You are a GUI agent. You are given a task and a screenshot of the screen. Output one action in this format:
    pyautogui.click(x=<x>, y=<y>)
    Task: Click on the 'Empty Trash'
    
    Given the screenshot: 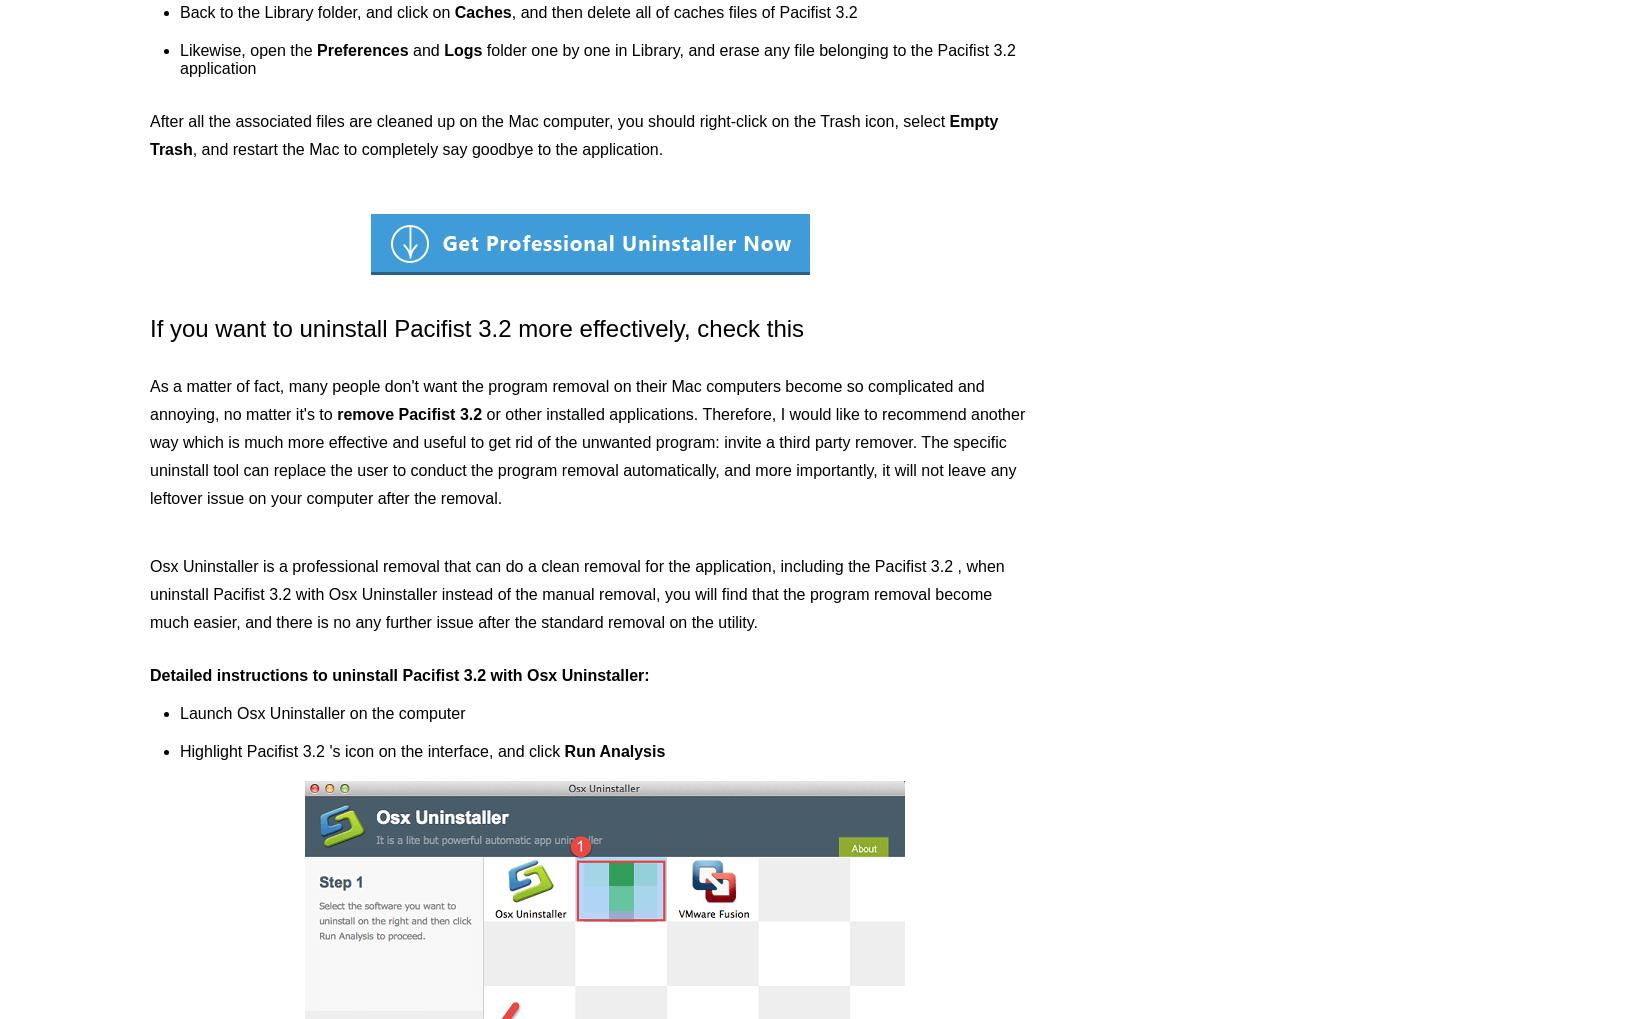 What is the action you would take?
    pyautogui.click(x=573, y=134)
    